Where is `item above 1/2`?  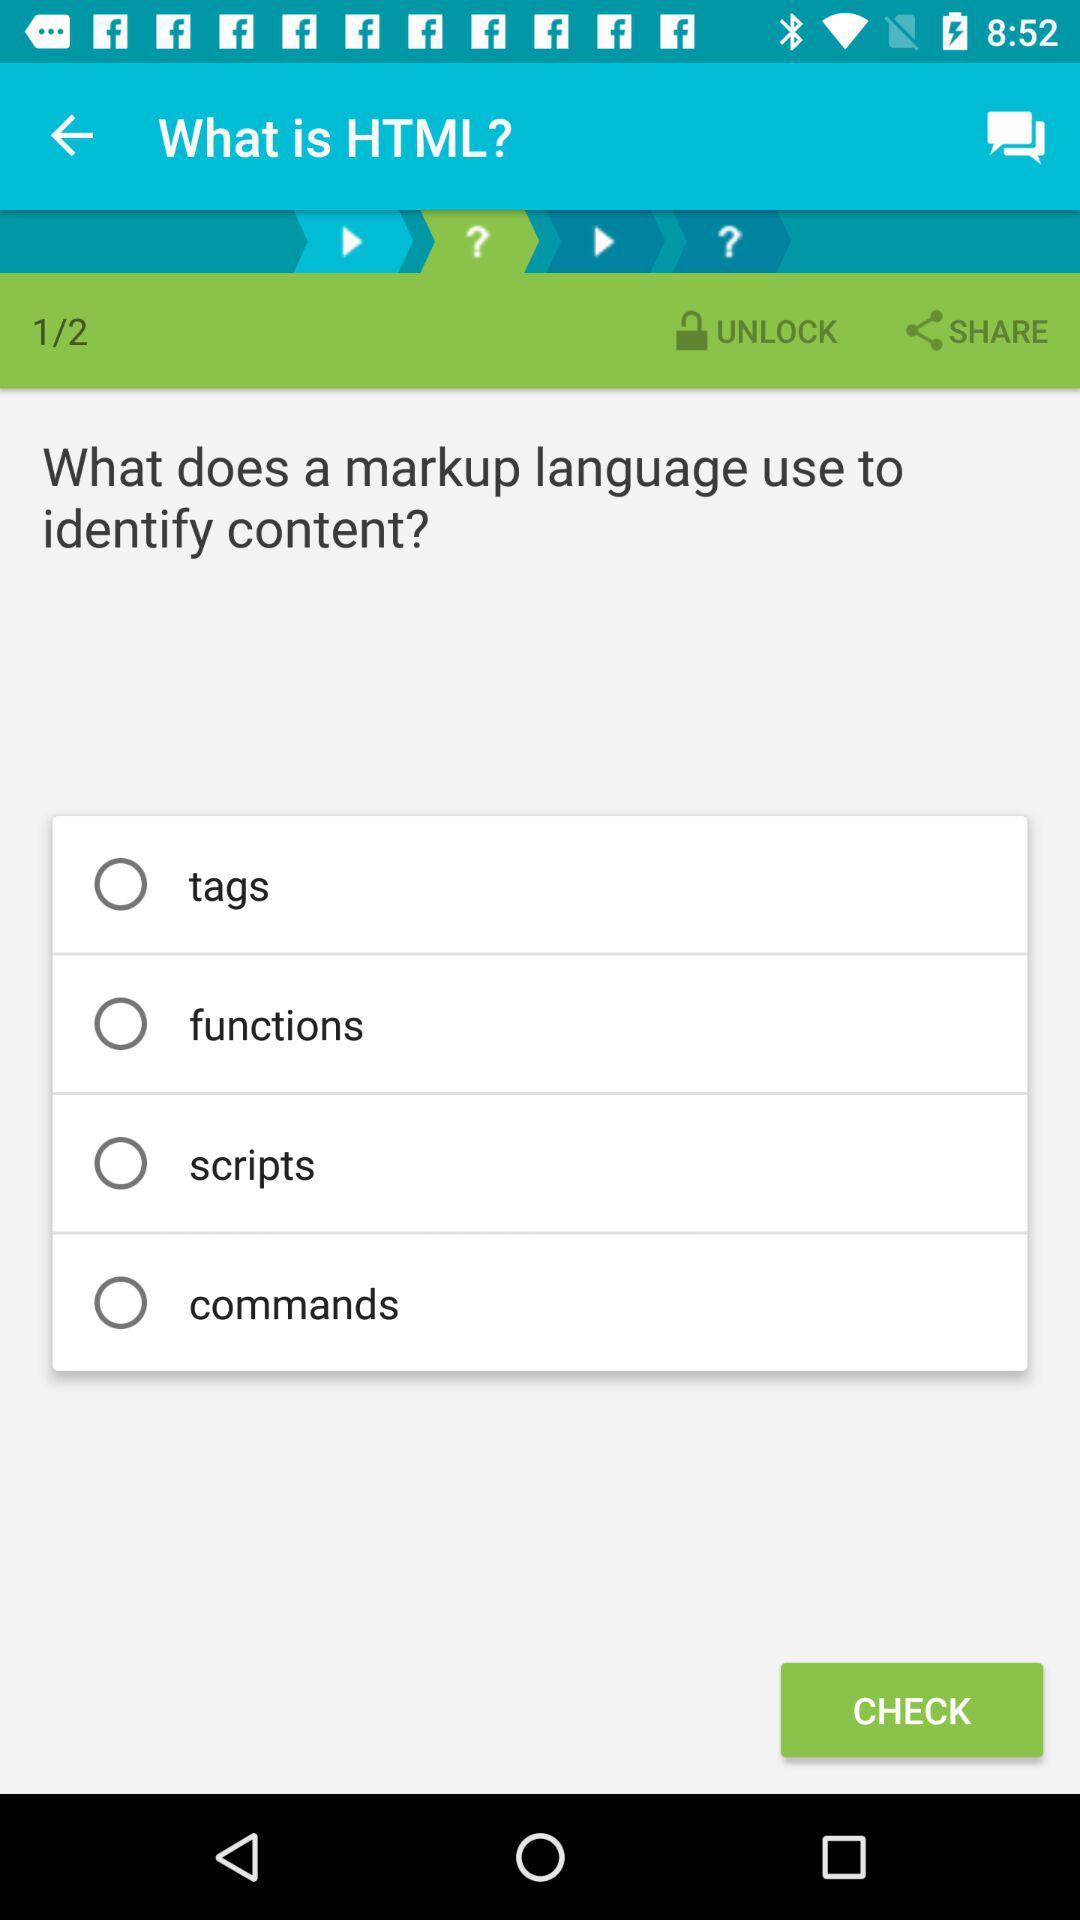 item above 1/2 is located at coordinates (72, 135).